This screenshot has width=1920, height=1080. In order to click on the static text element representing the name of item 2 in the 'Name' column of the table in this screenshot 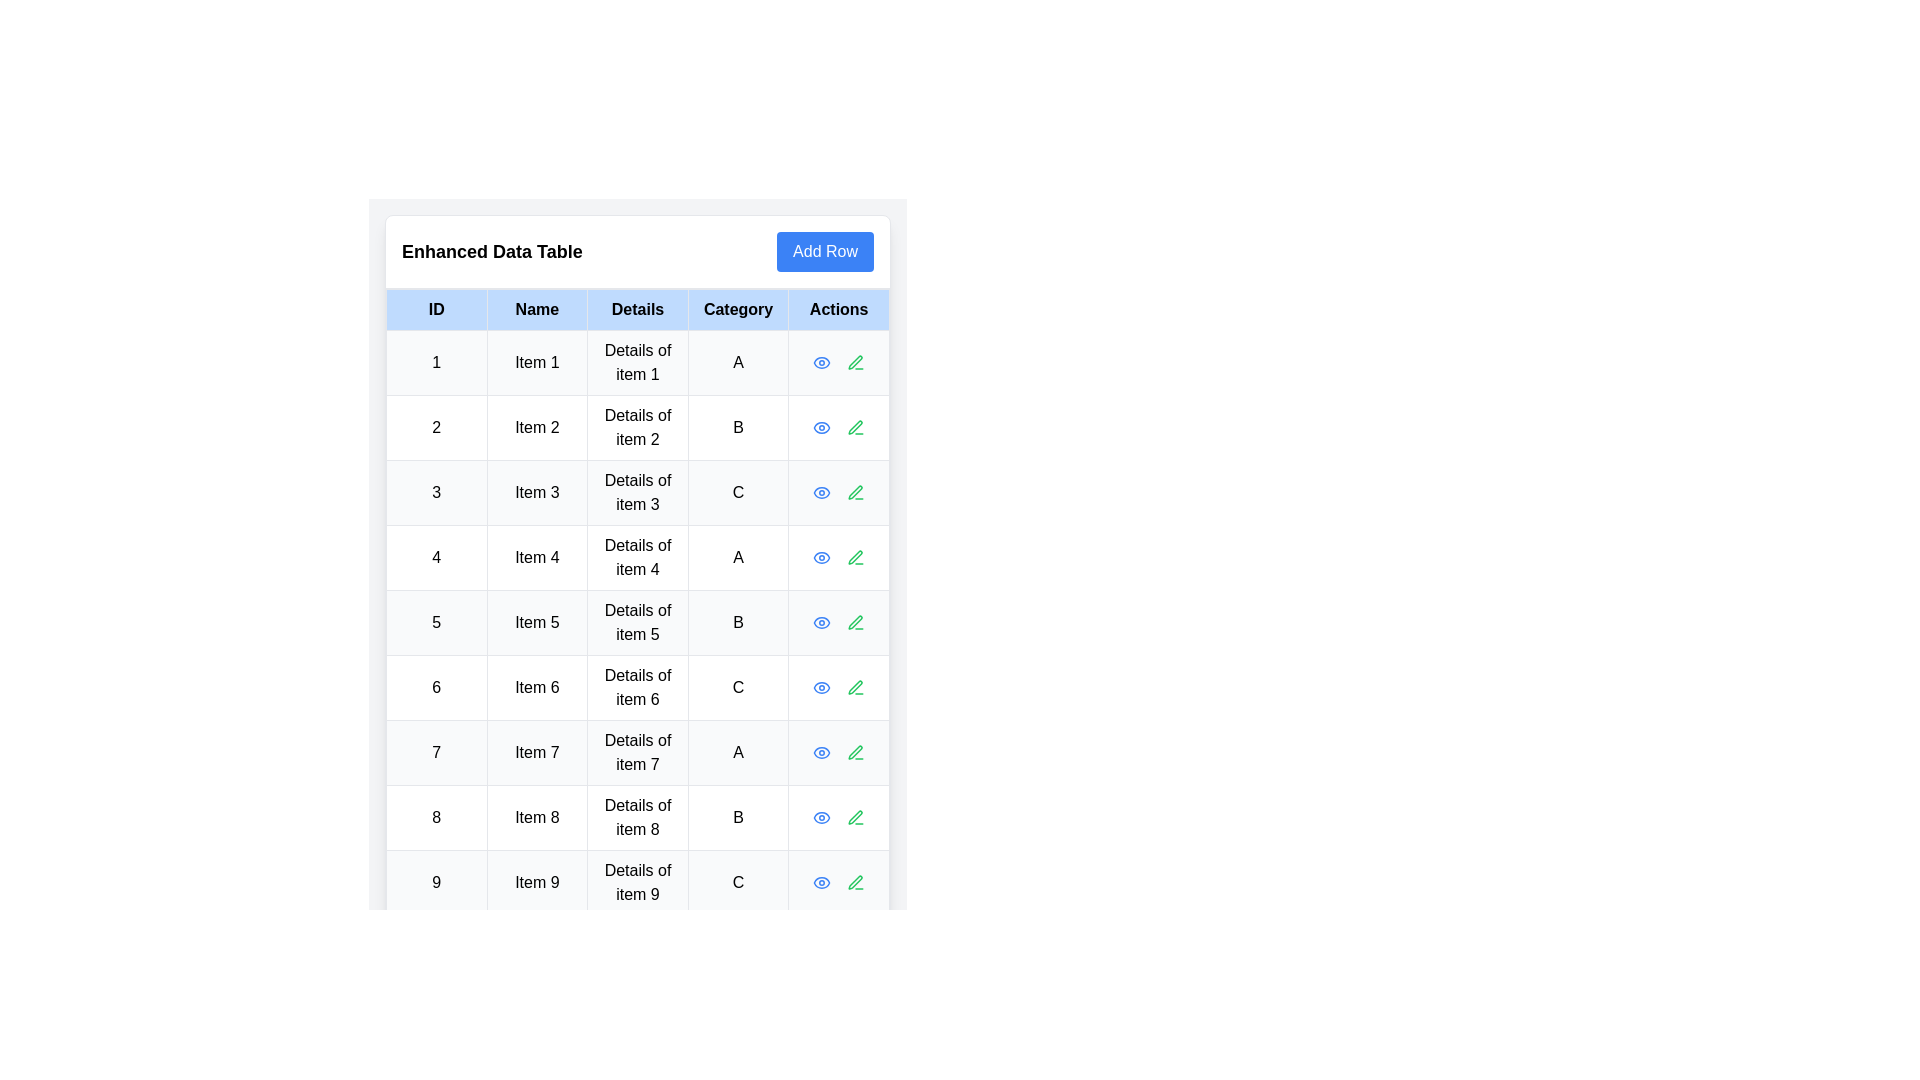, I will do `click(537, 427)`.